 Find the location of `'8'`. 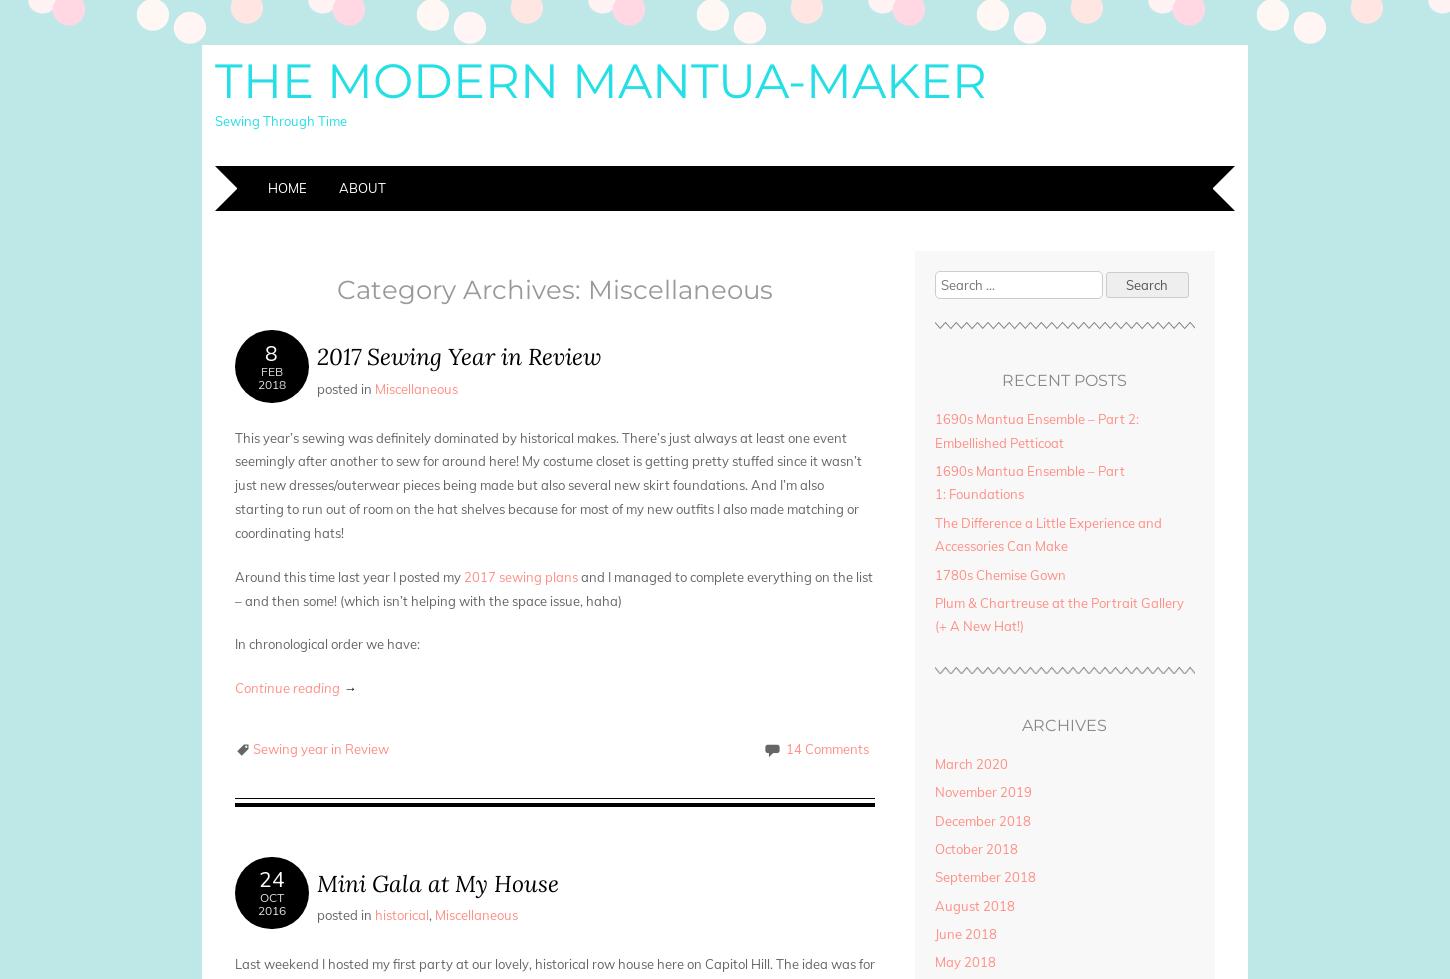

'8' is located at coordinates (271, 352).